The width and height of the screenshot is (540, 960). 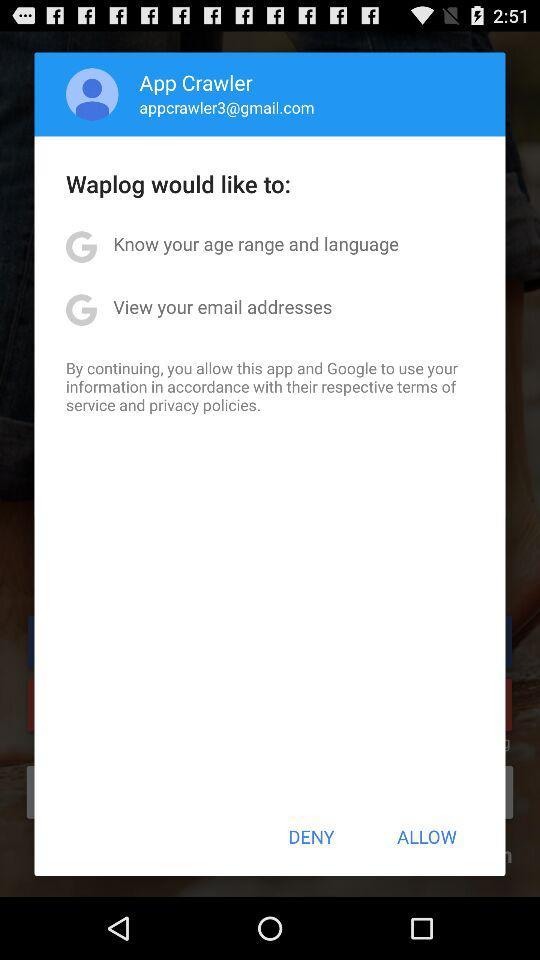 What do you see at coordinates (311, 836) in the screenshot?
I see `deny button` at bounding box center [311, 836].